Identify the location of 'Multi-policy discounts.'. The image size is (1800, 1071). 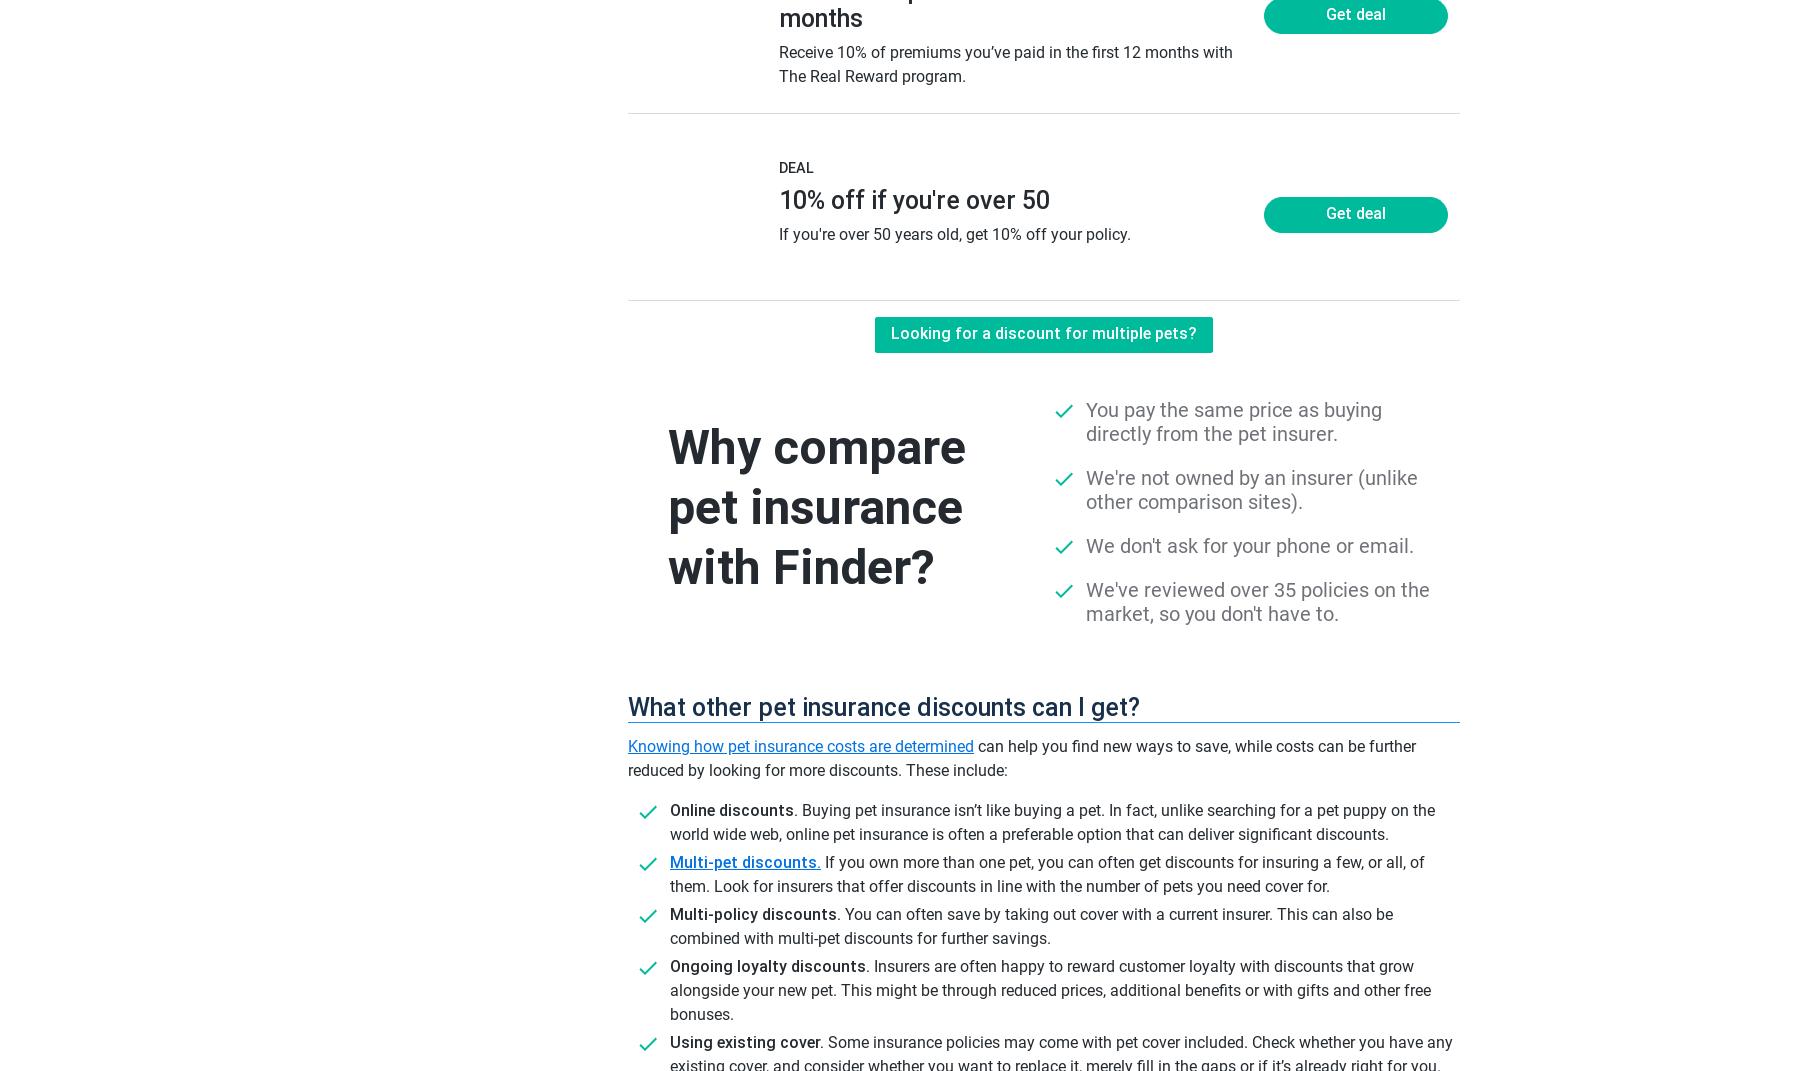
(669, 914).